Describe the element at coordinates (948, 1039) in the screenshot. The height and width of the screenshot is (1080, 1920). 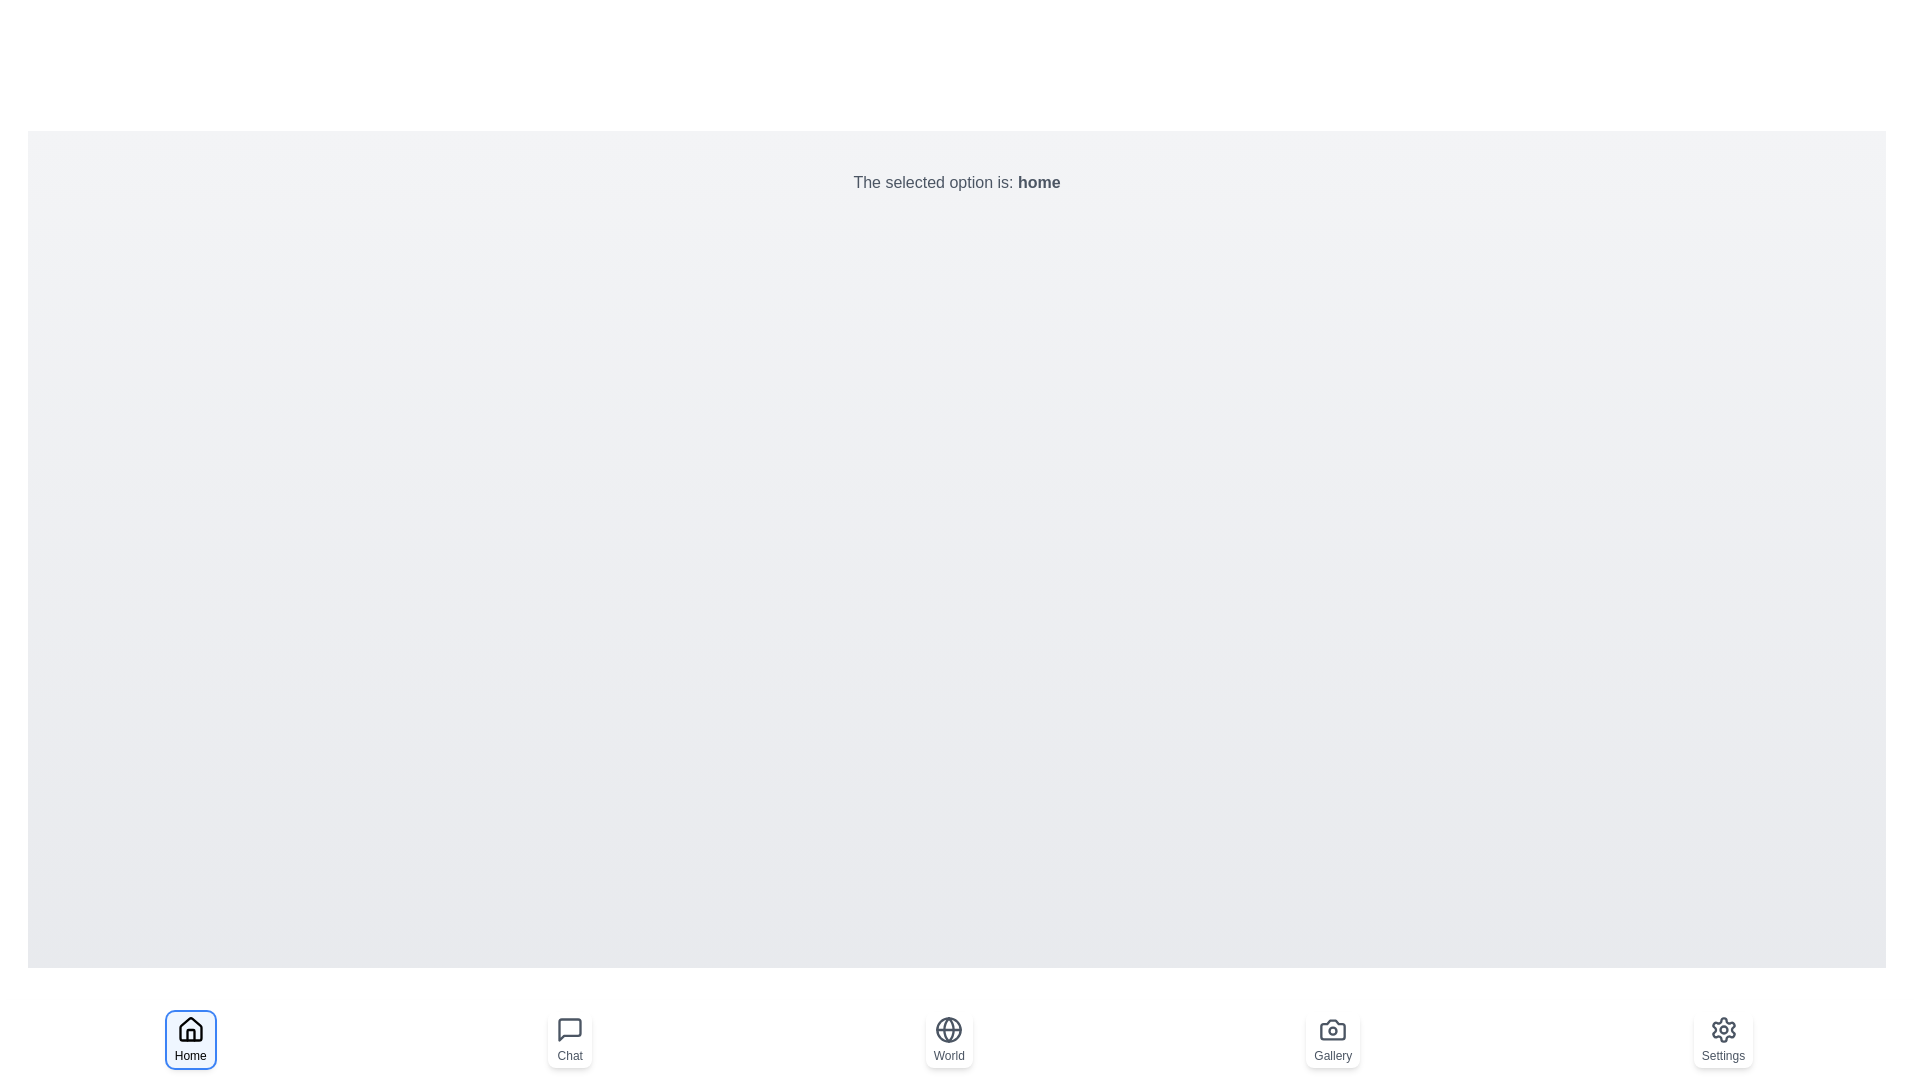
I see `the button labeled World to observe the hover effect` at that location.